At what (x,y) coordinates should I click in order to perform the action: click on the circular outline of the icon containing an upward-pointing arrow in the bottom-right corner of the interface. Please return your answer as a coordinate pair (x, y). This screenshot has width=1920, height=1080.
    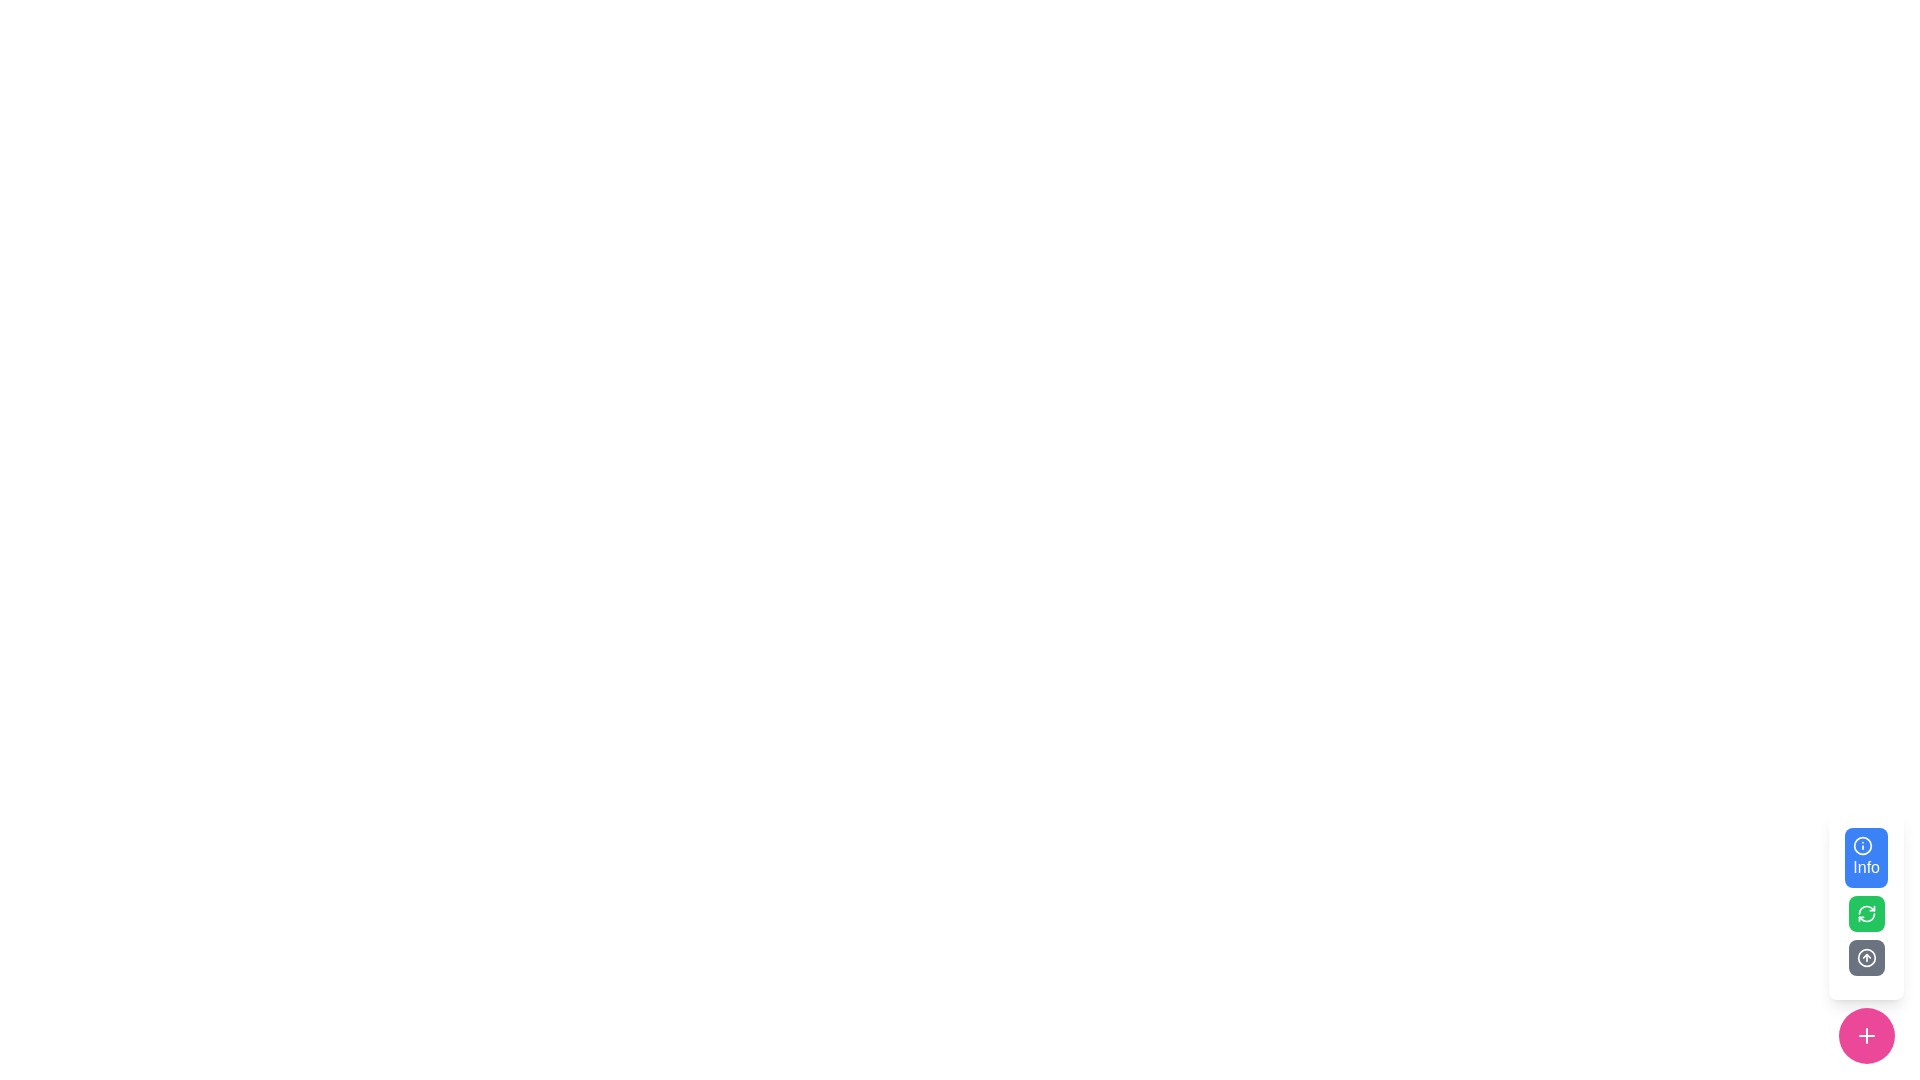
    Looking at the image, I should click on (1865, 956).